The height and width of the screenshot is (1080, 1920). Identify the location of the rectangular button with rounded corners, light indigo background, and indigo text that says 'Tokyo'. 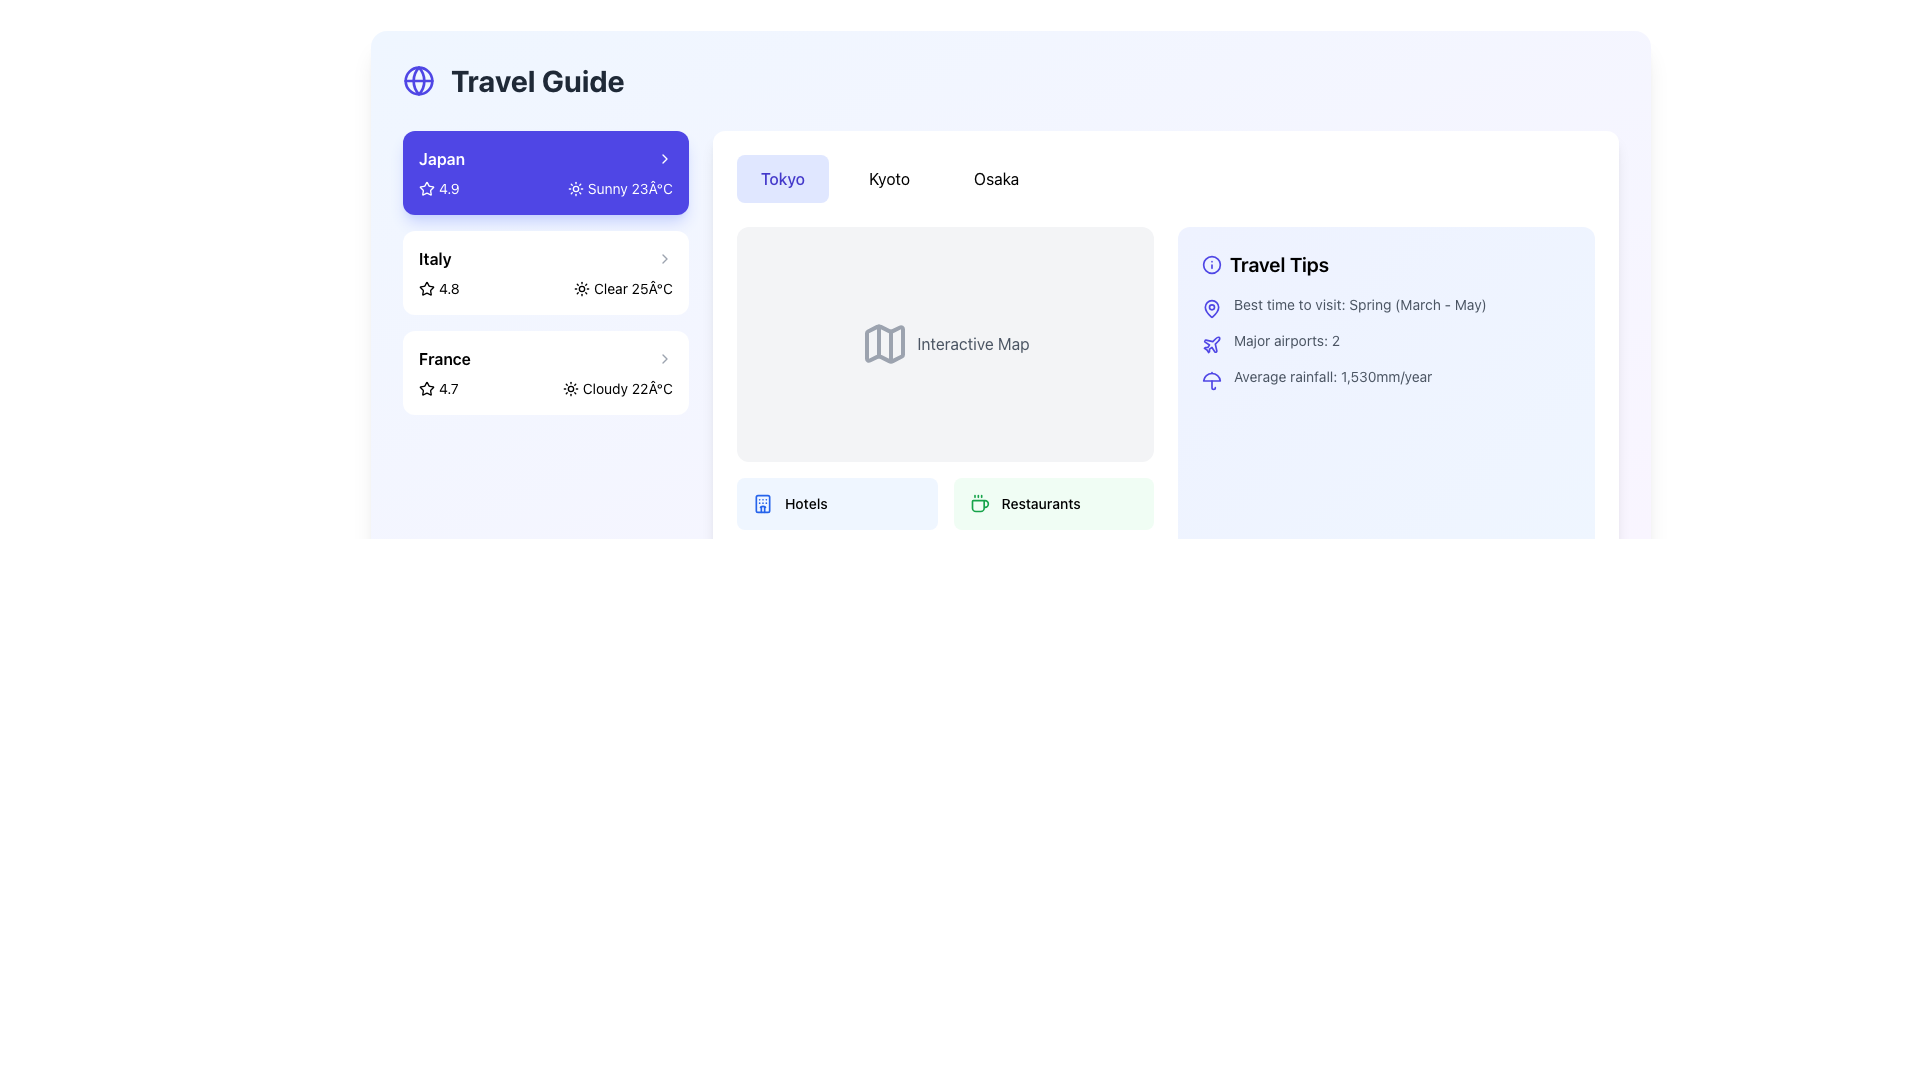
(781, 177).